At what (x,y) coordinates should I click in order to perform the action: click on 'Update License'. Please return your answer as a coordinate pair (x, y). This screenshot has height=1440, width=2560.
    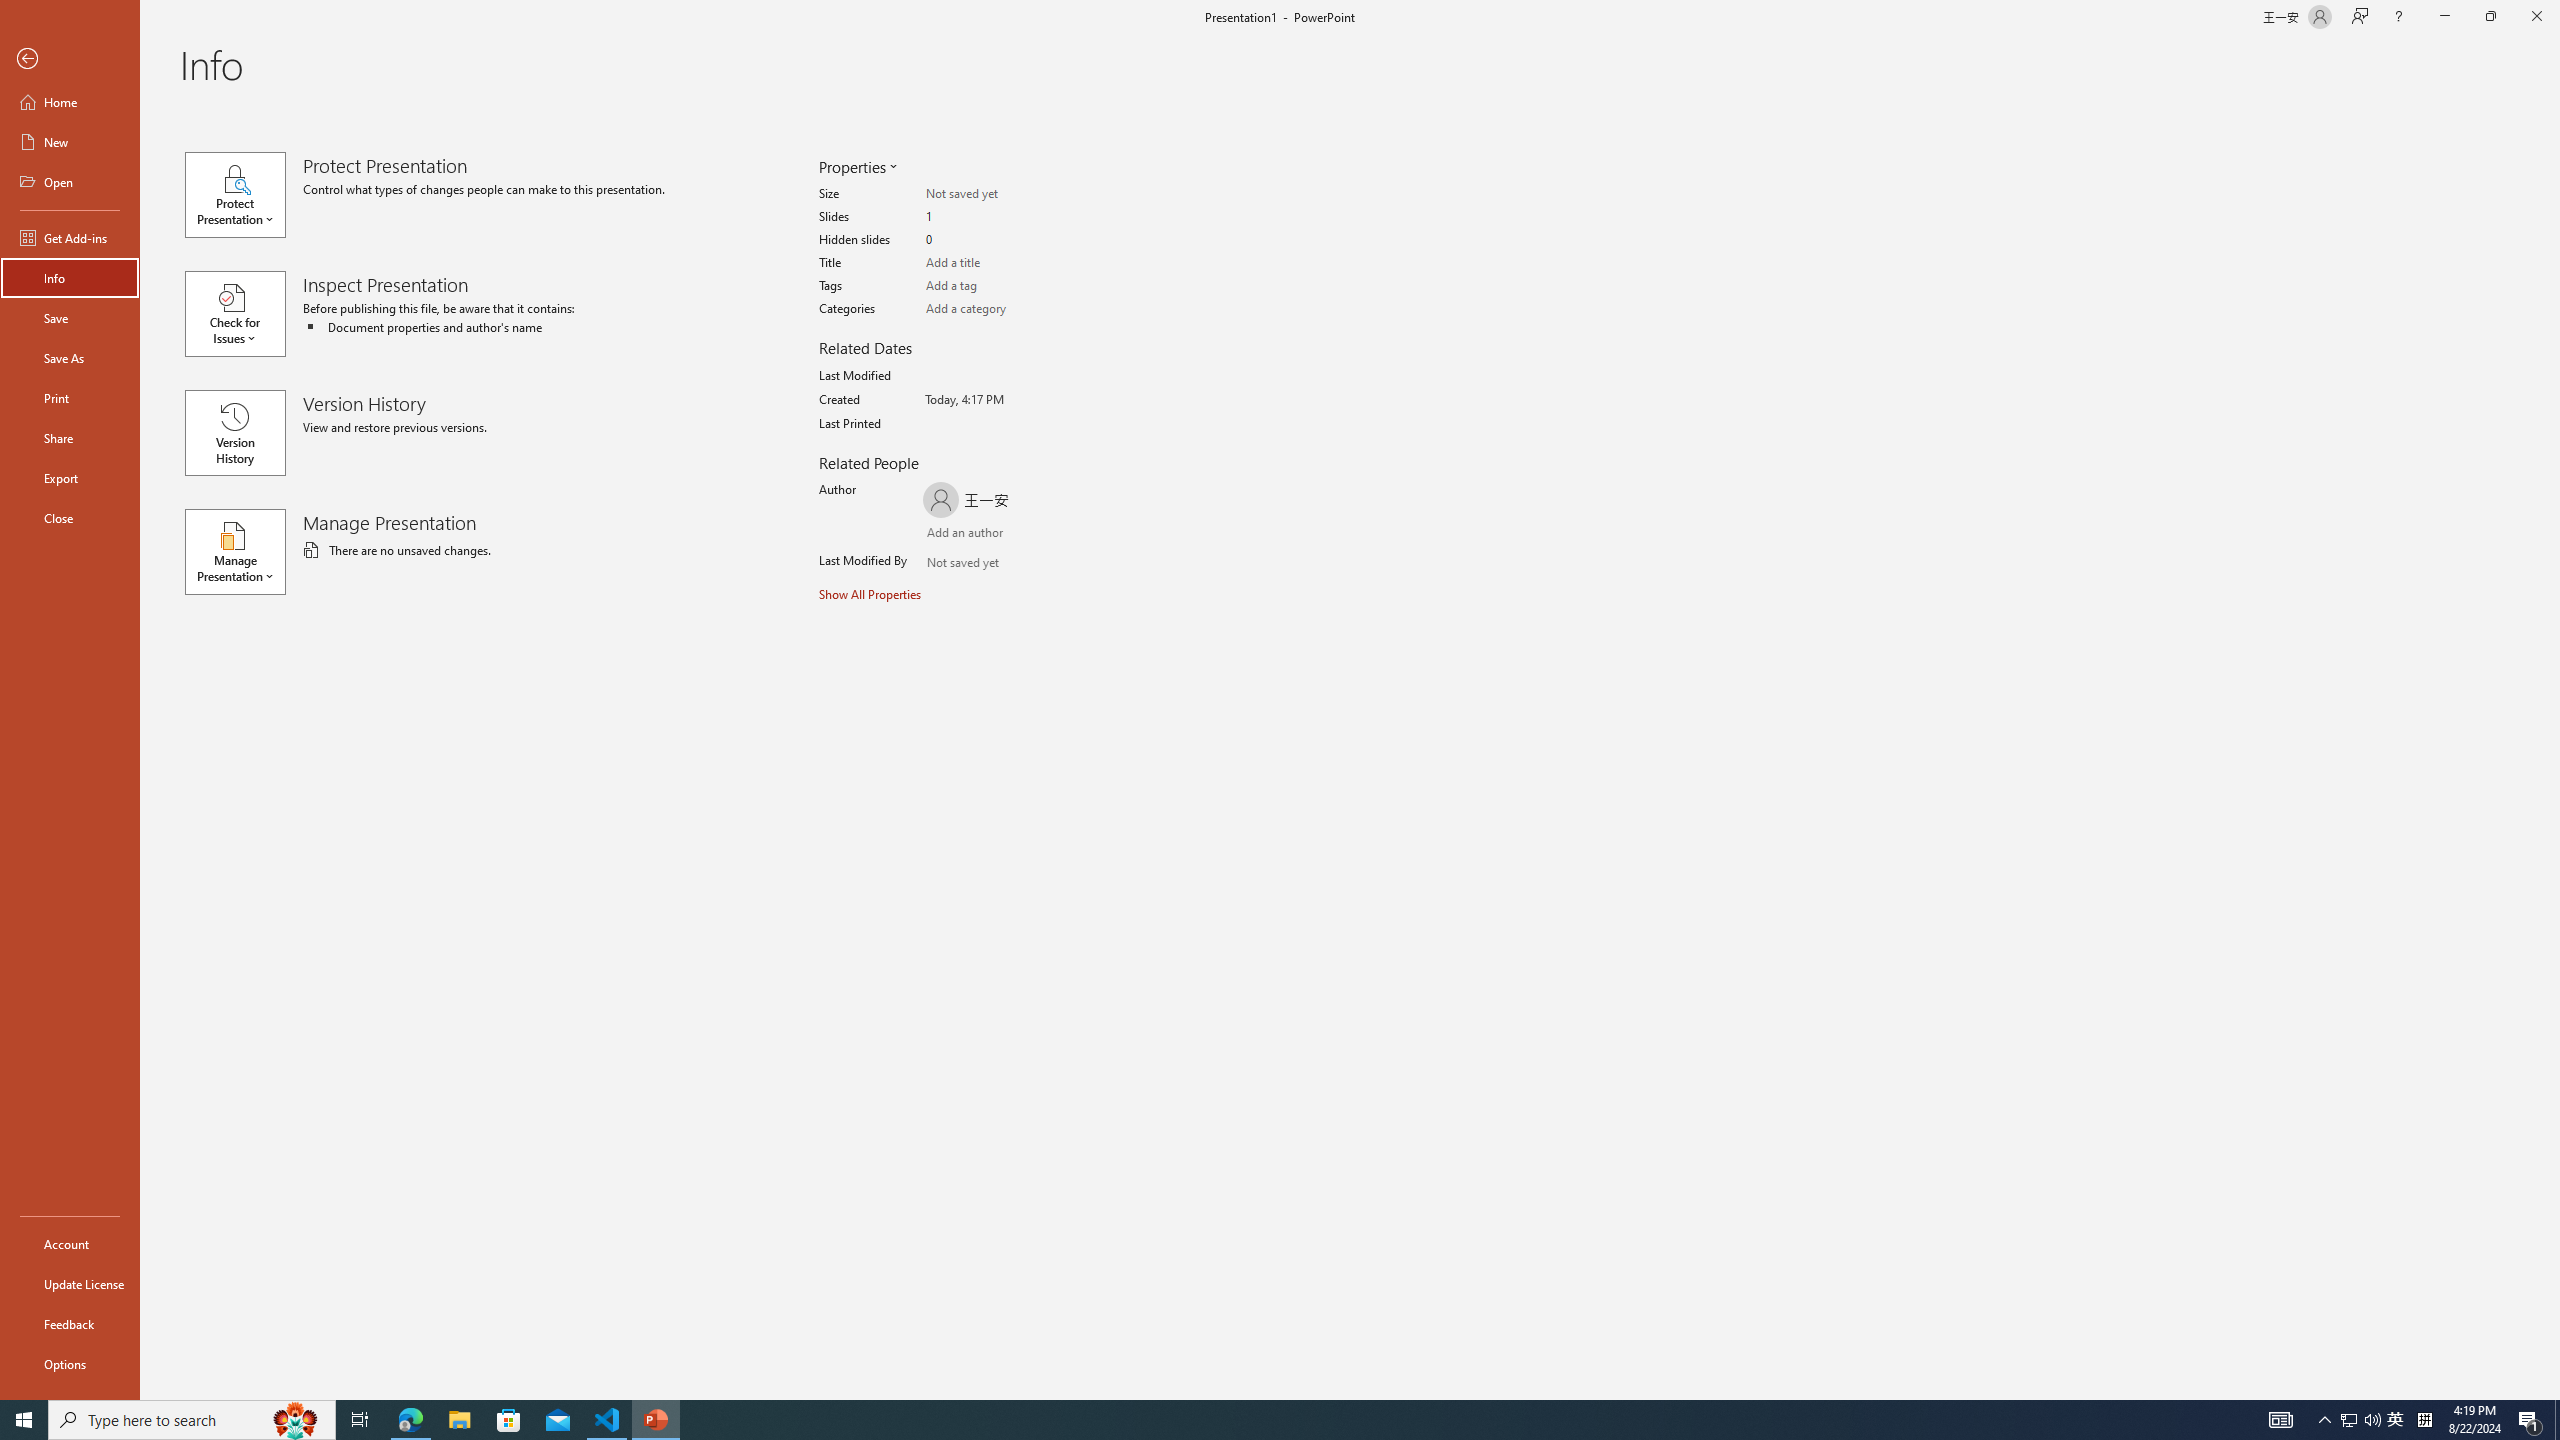
    Looking at the image, I should click on (69, 1283).